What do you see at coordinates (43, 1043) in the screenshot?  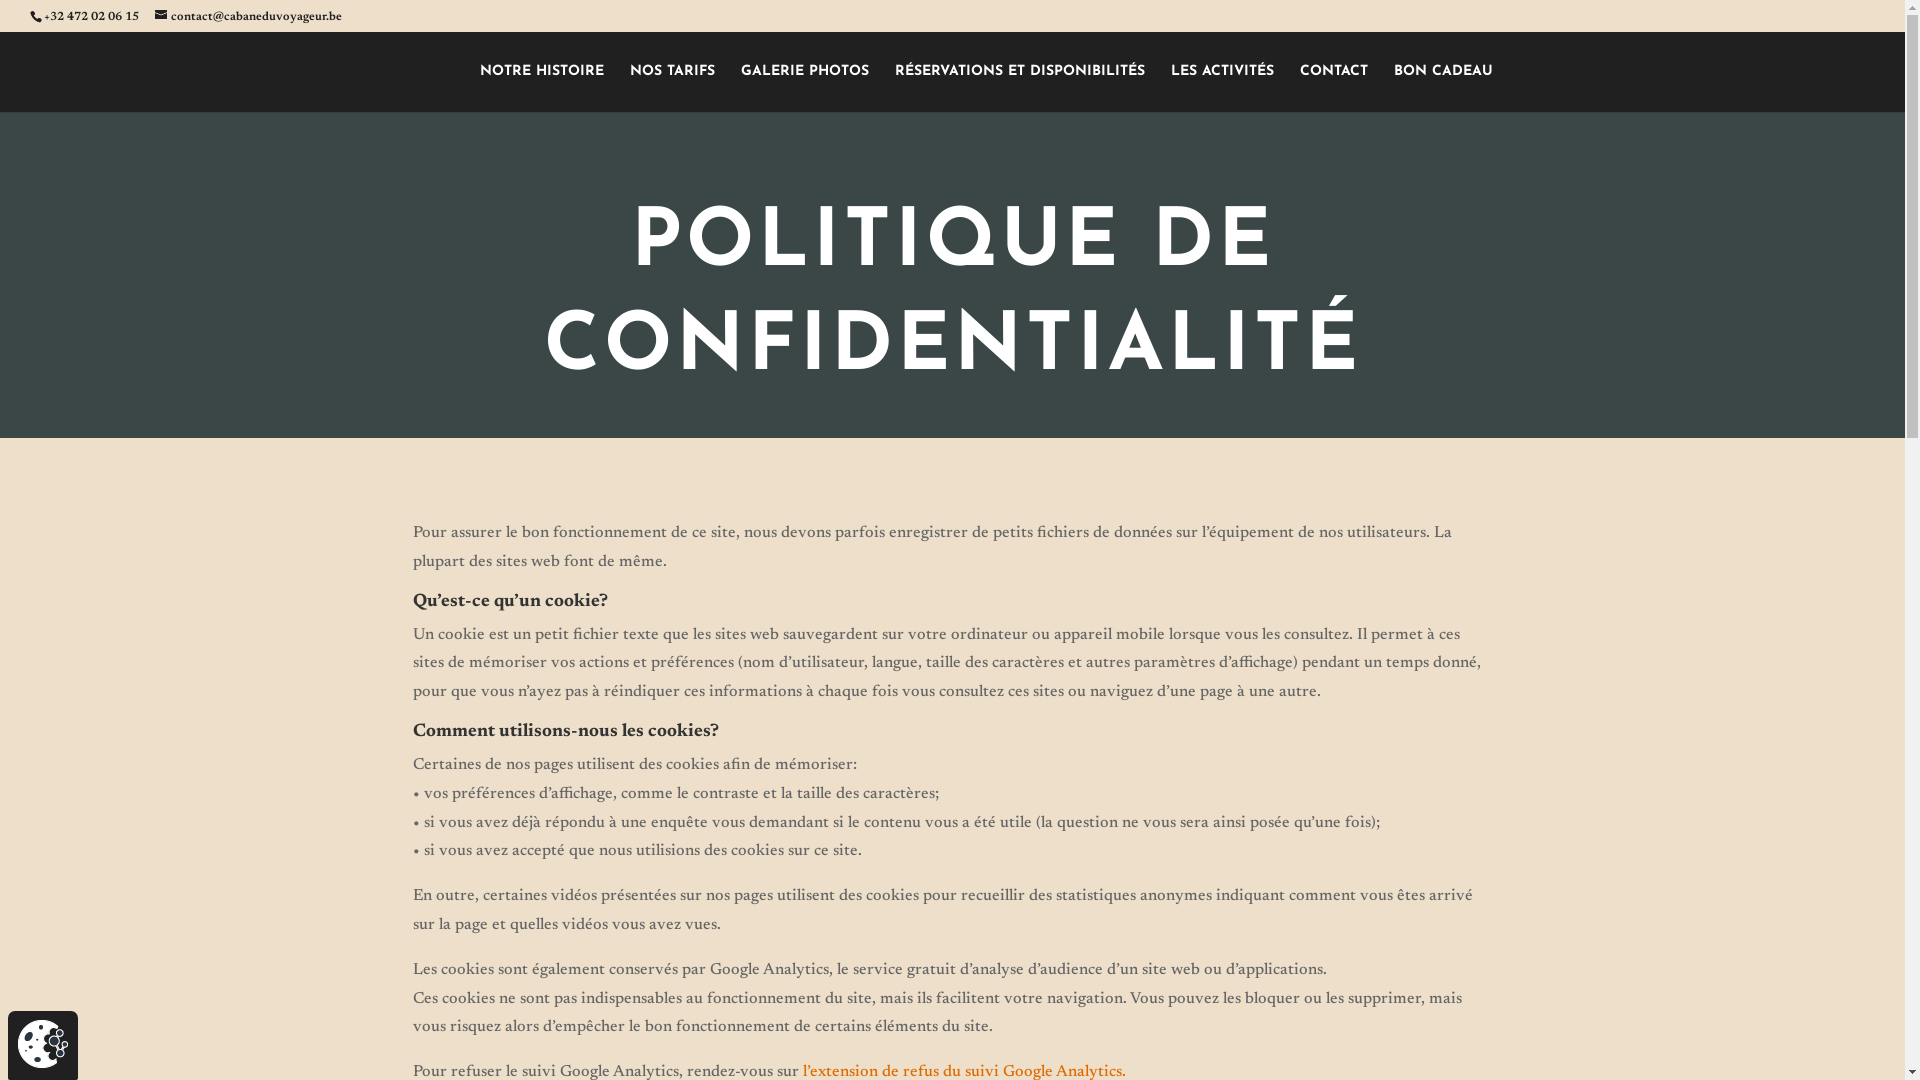 I see `'Cookies (modal window)'` at bounding box center [43, 1043].